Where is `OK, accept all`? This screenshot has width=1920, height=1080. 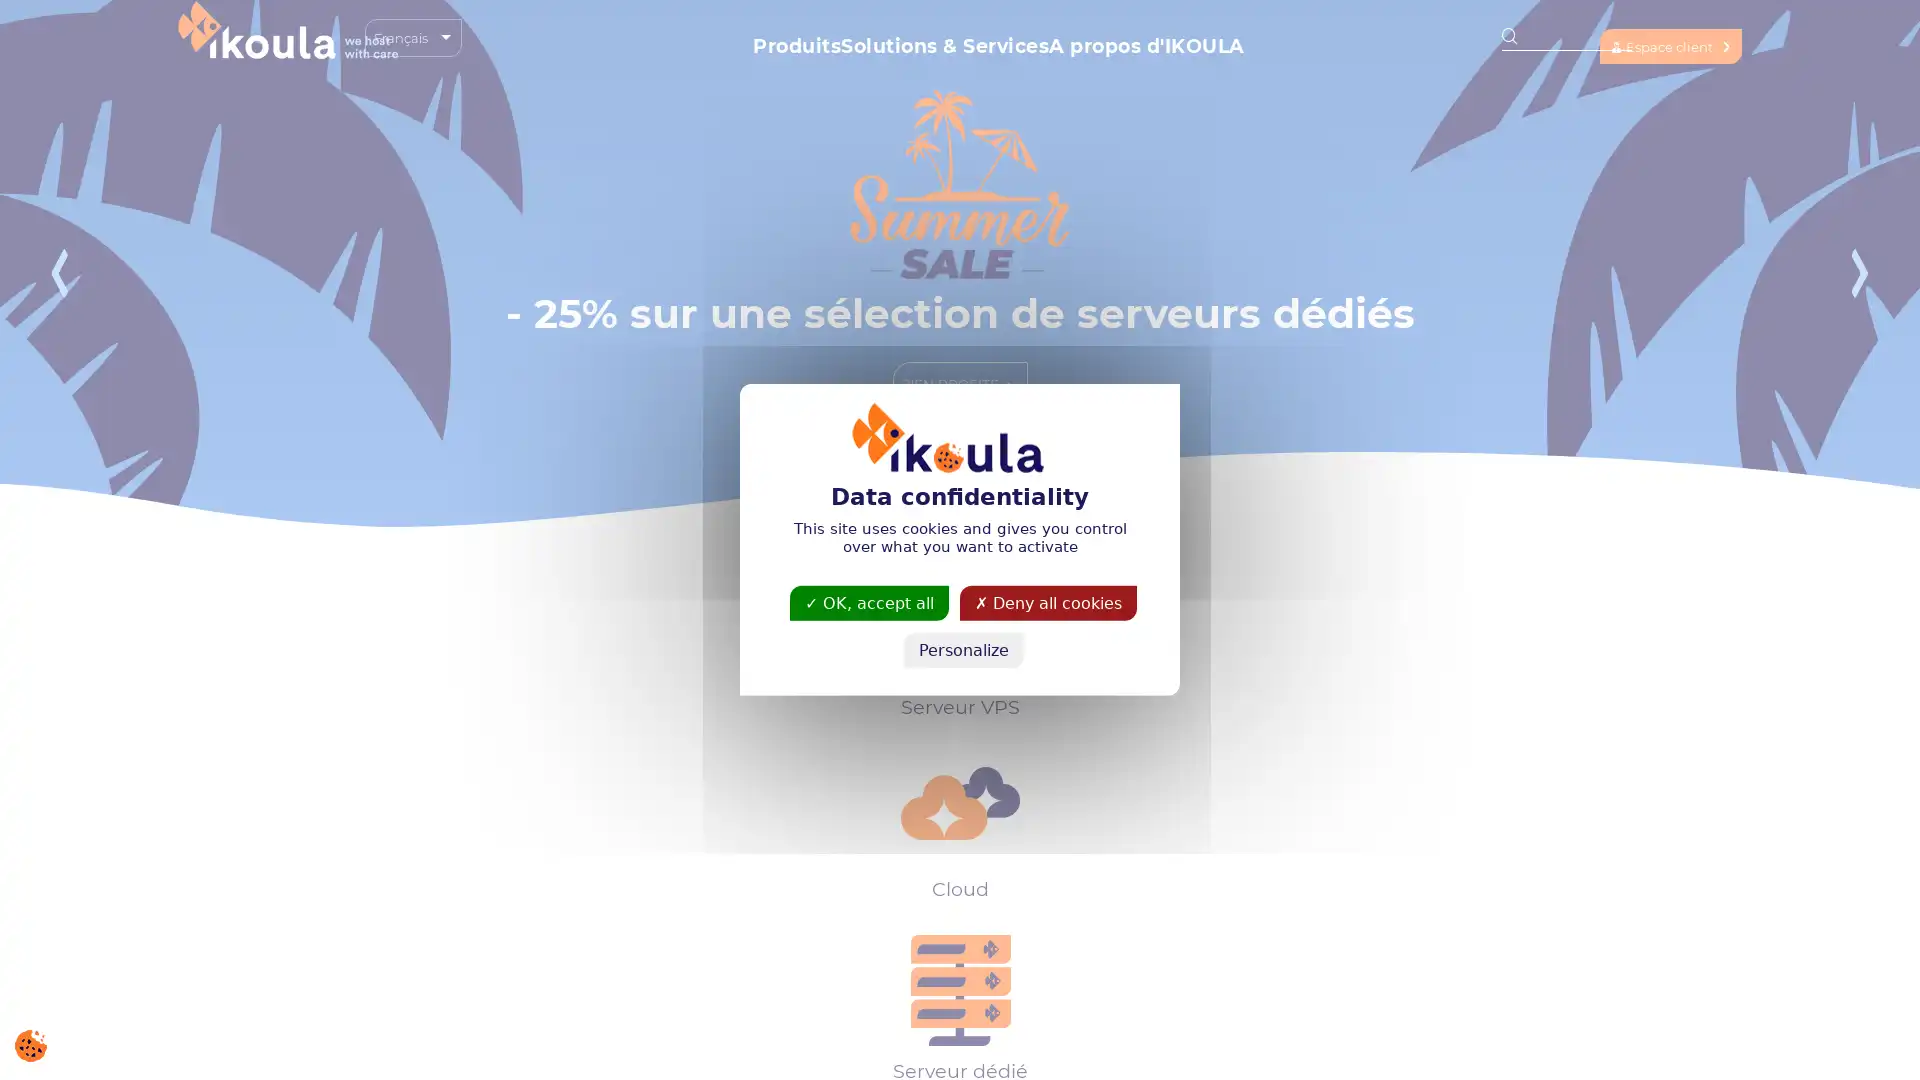
OK, accept all is located at coordinates (869, 601).